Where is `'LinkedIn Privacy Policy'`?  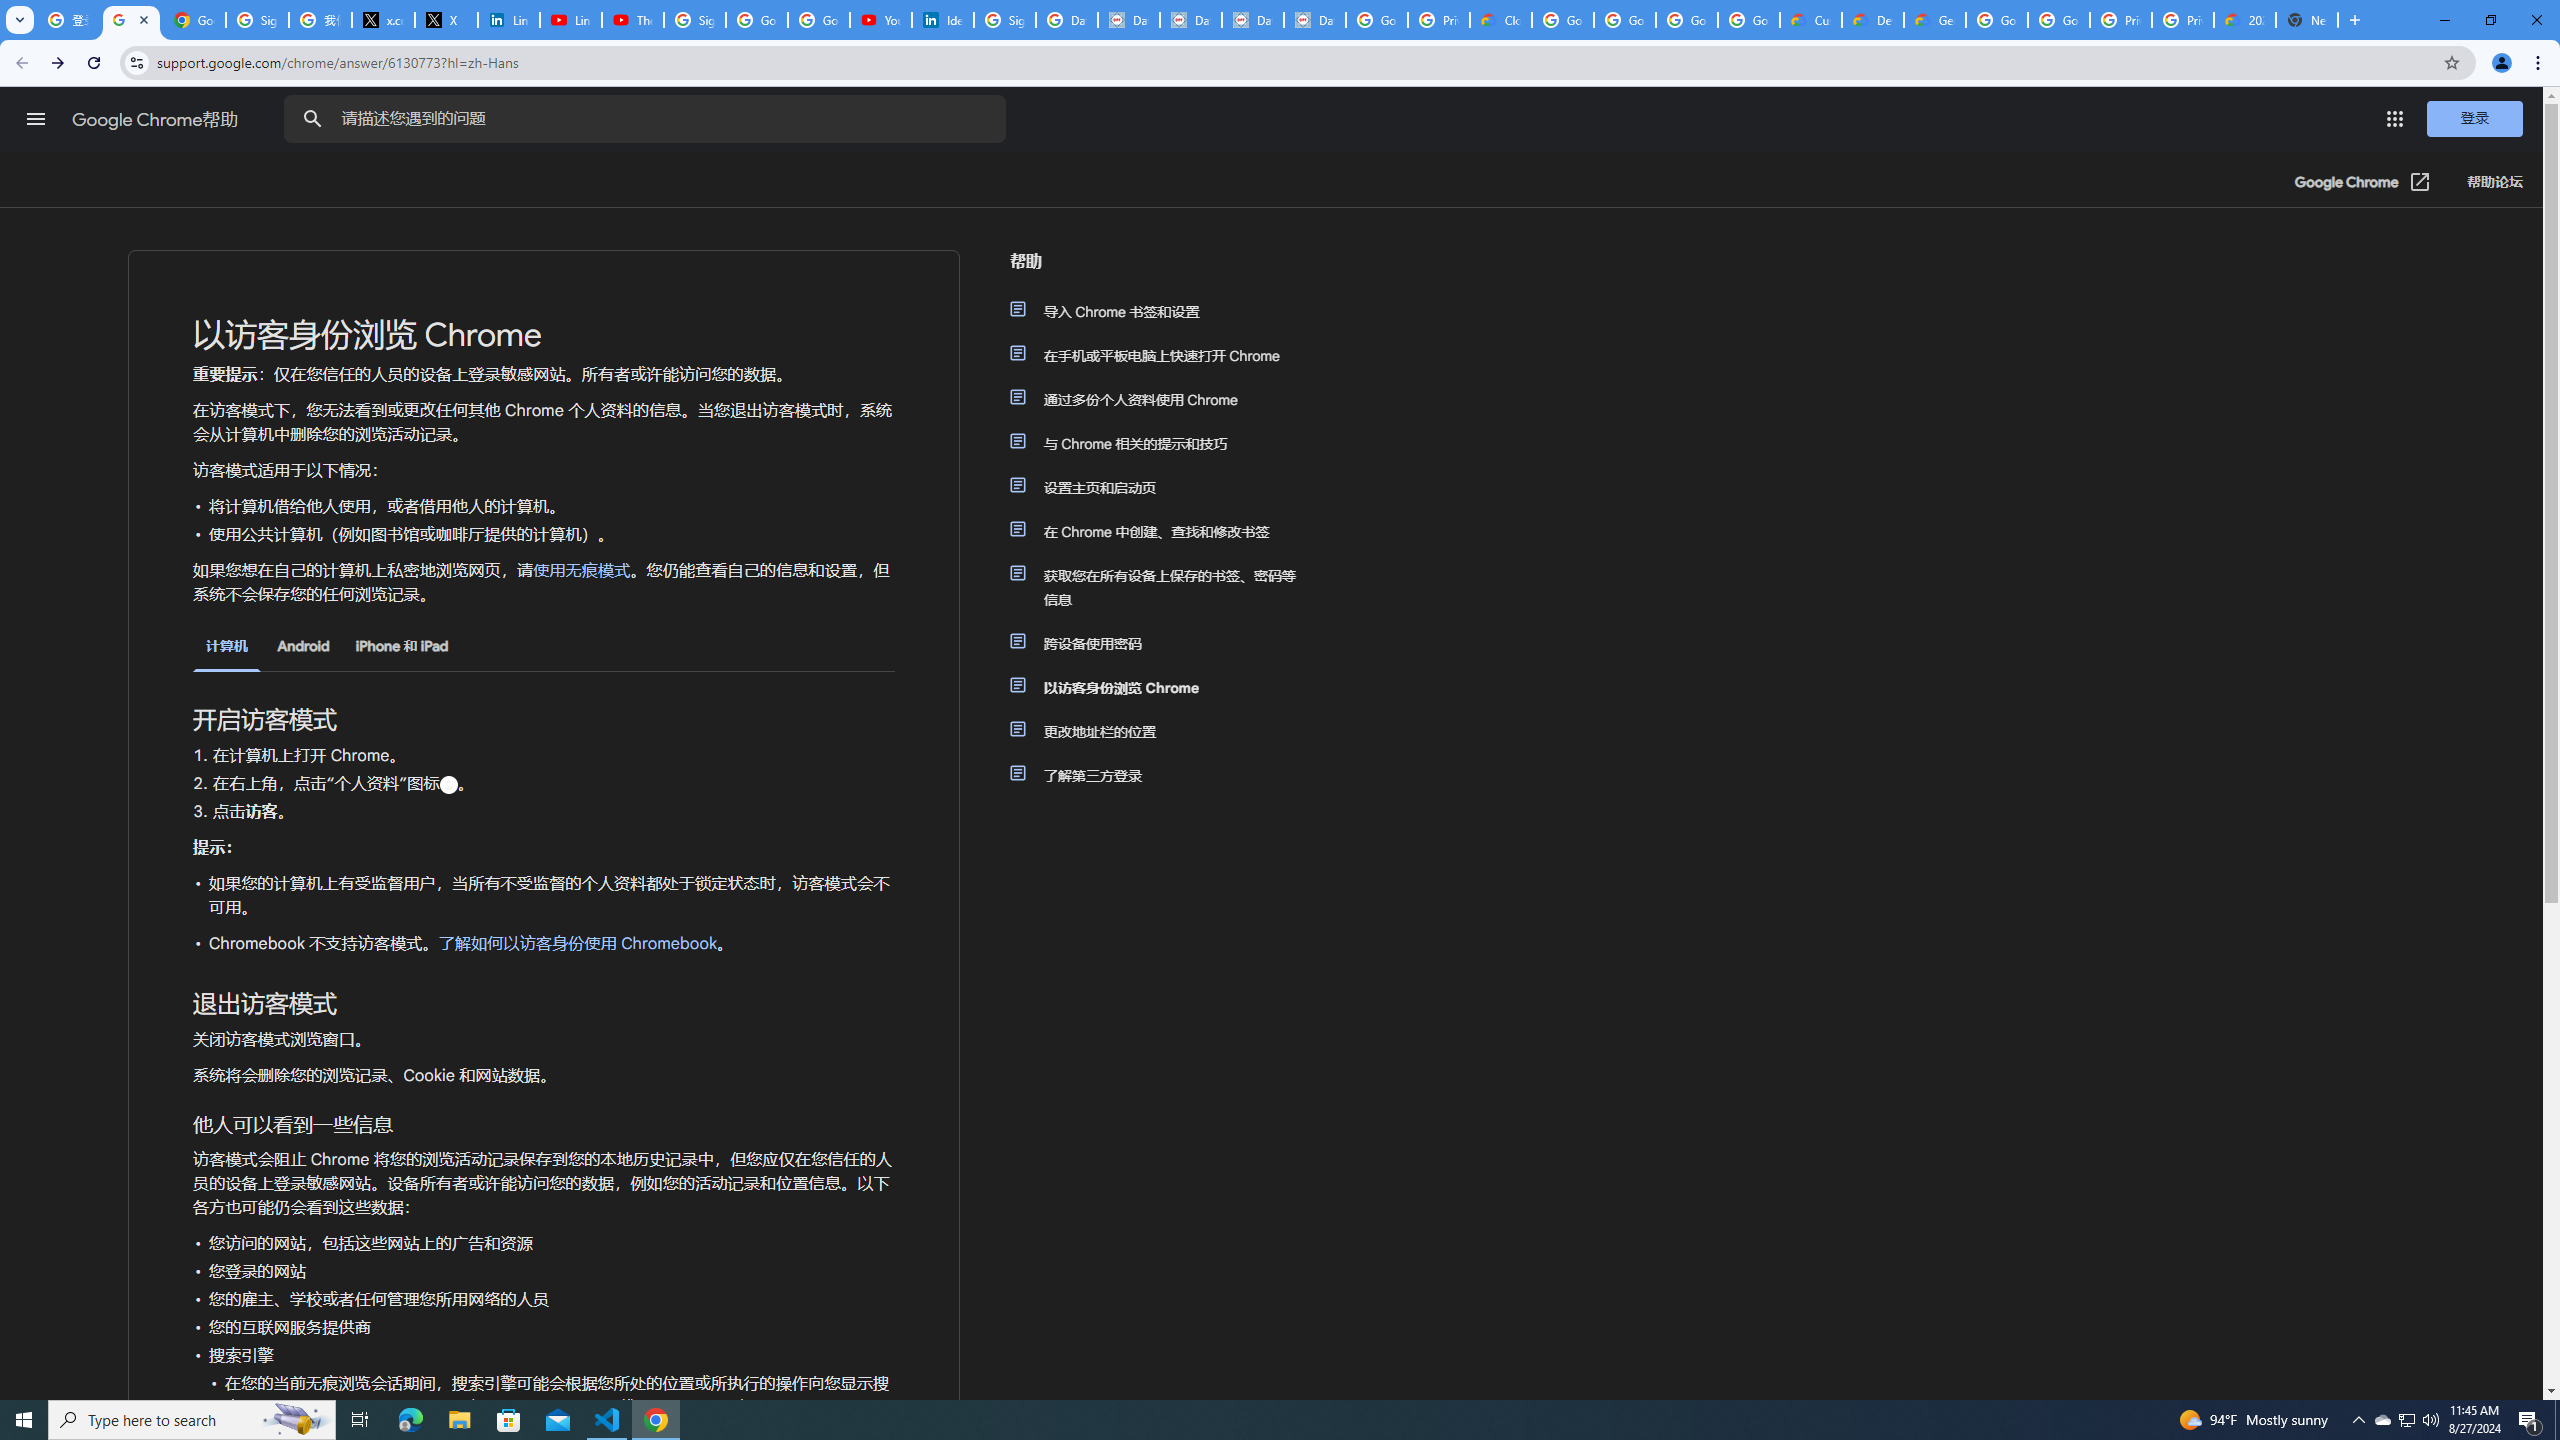
'LinkedIn Privacy Policy' is located at coordinates (507, 19).